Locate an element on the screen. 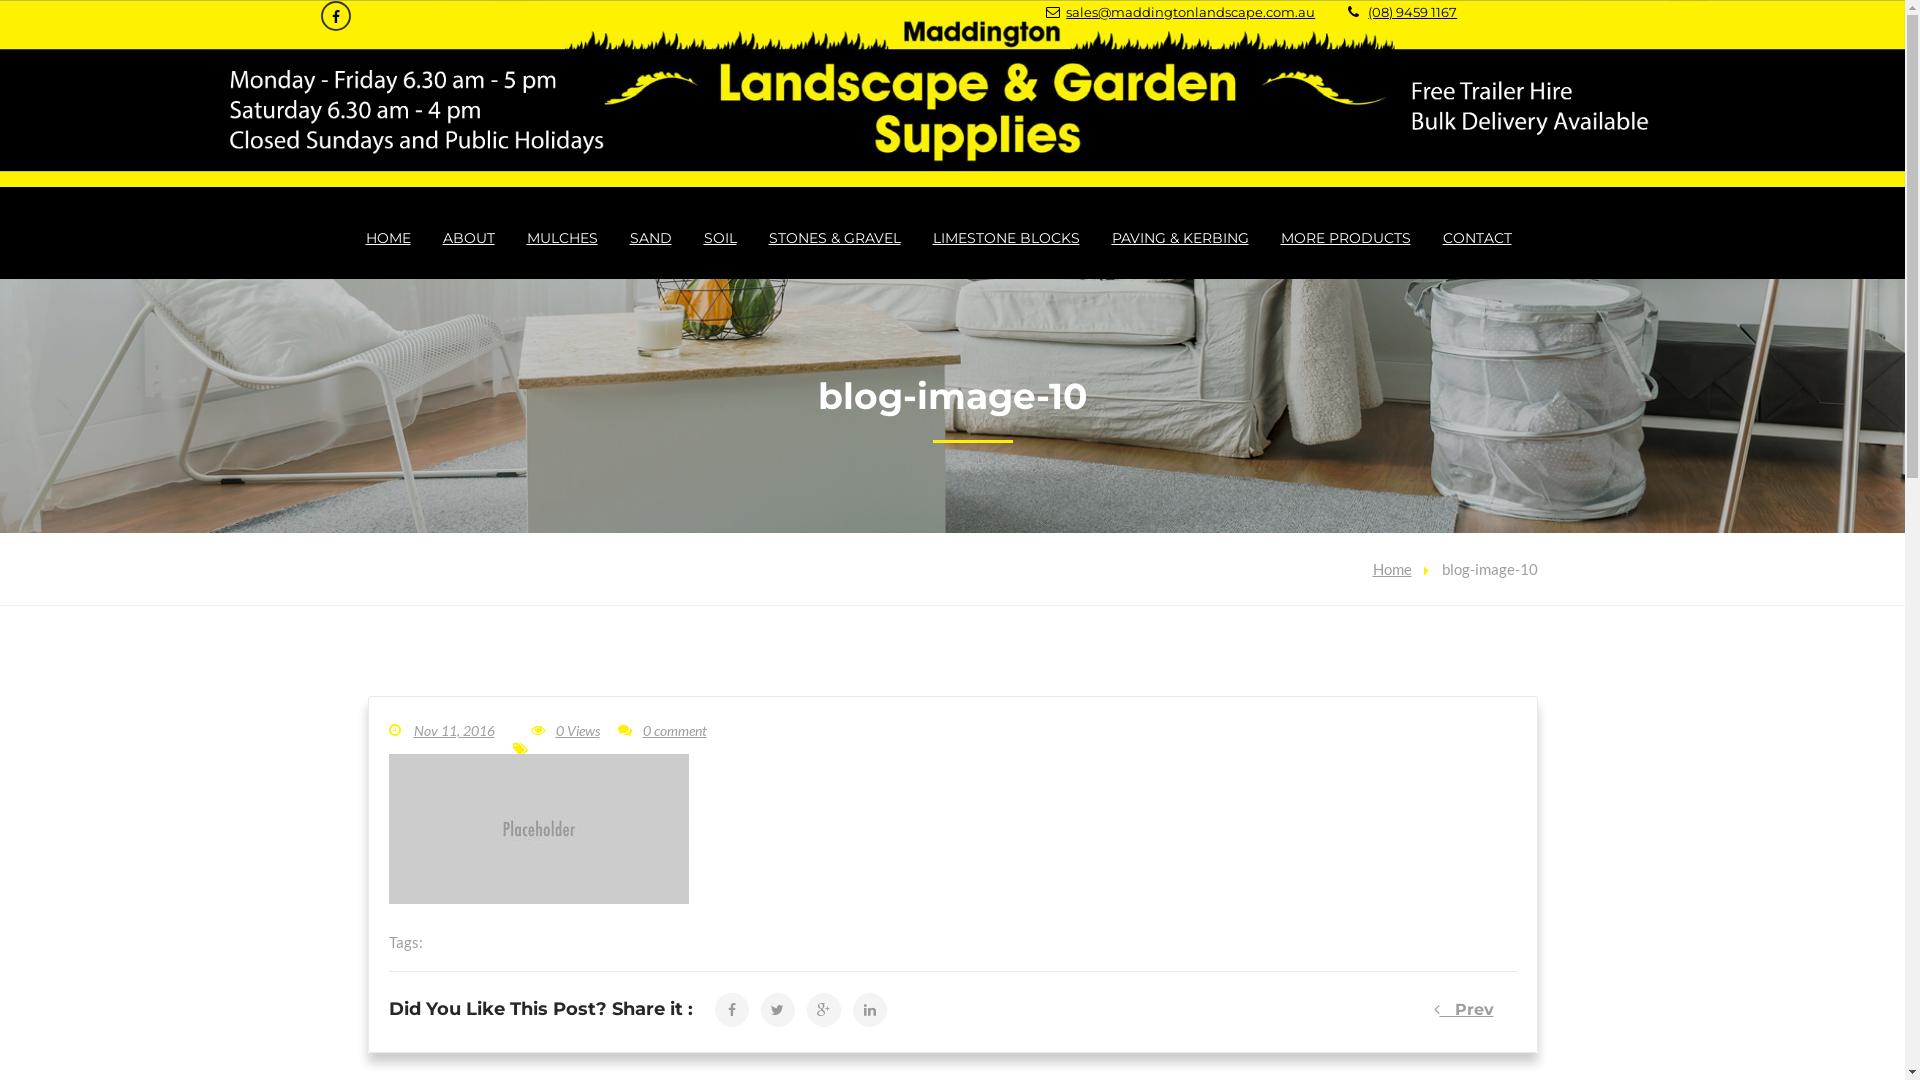  'MULCHES' is located at coordinates (561, 237).